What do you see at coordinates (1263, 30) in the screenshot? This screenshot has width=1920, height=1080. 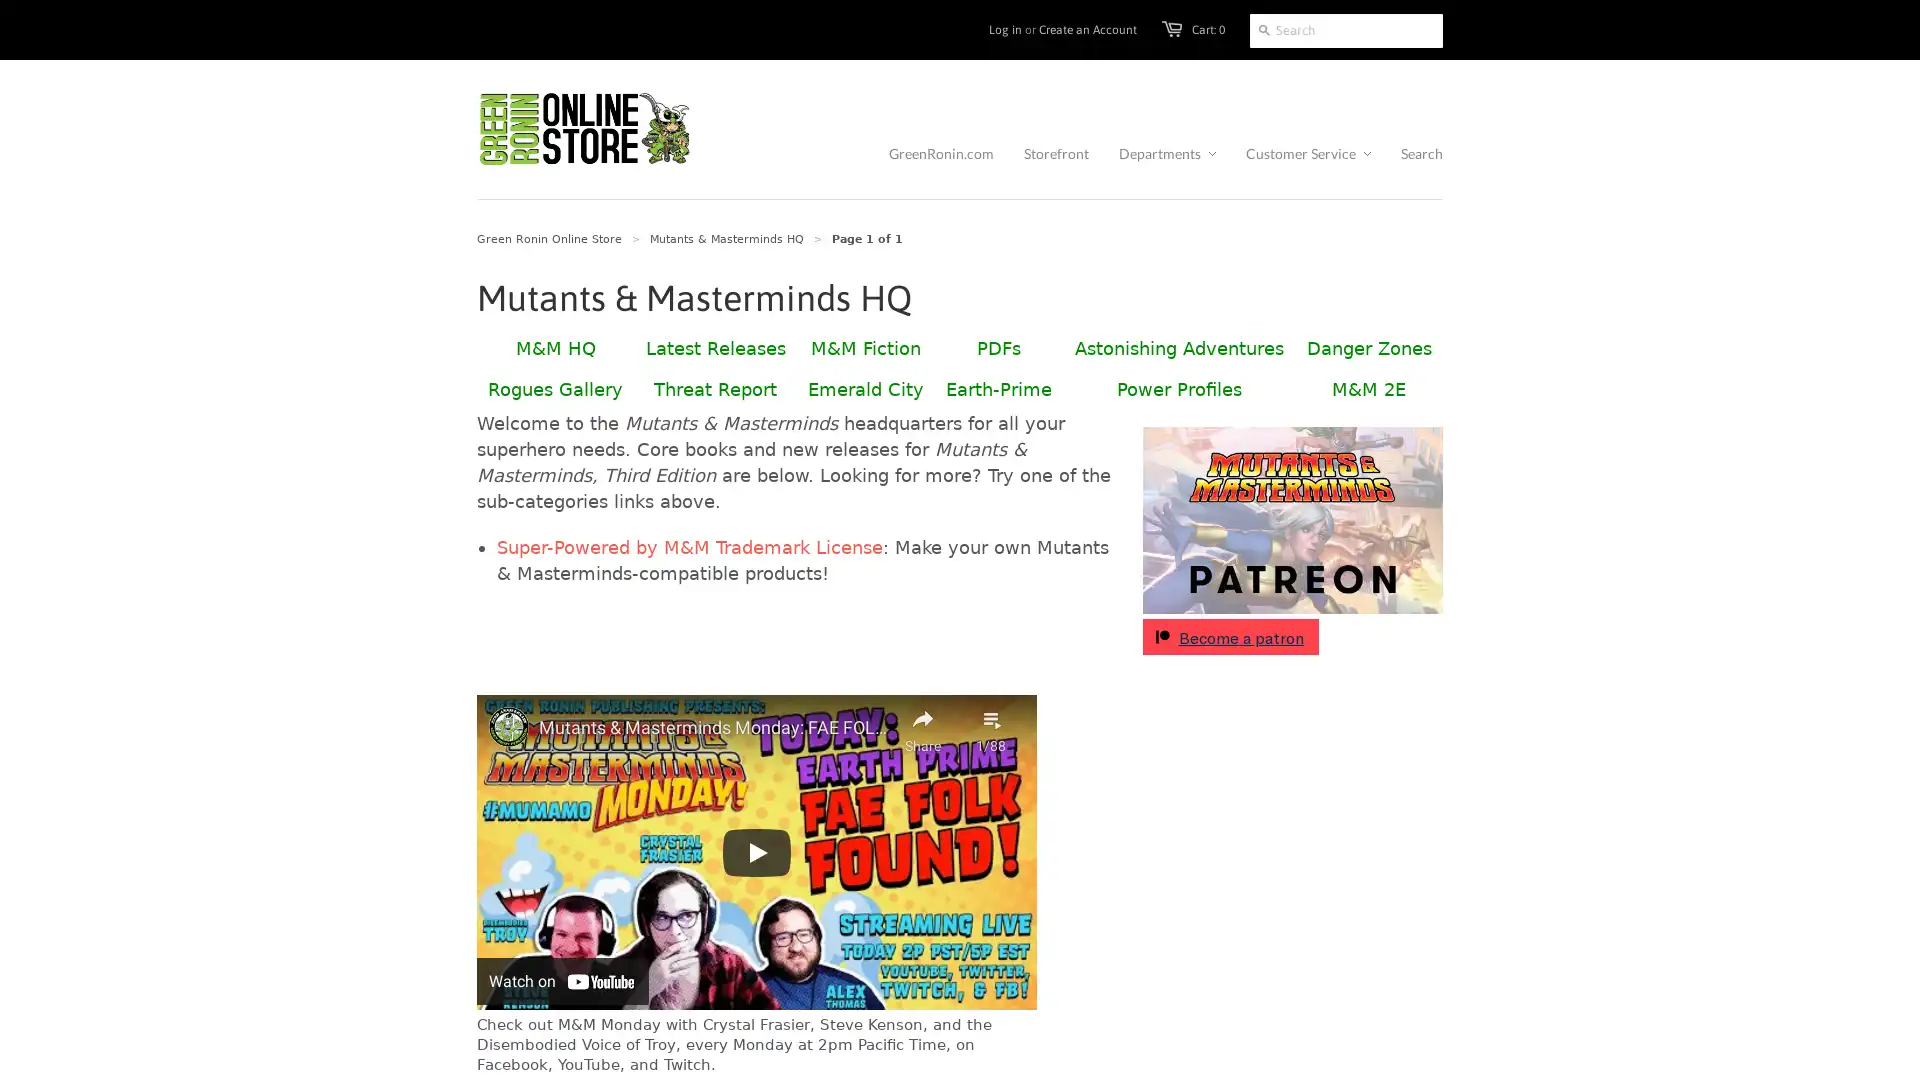 I see `Go` at bounding box center [1263, 30].